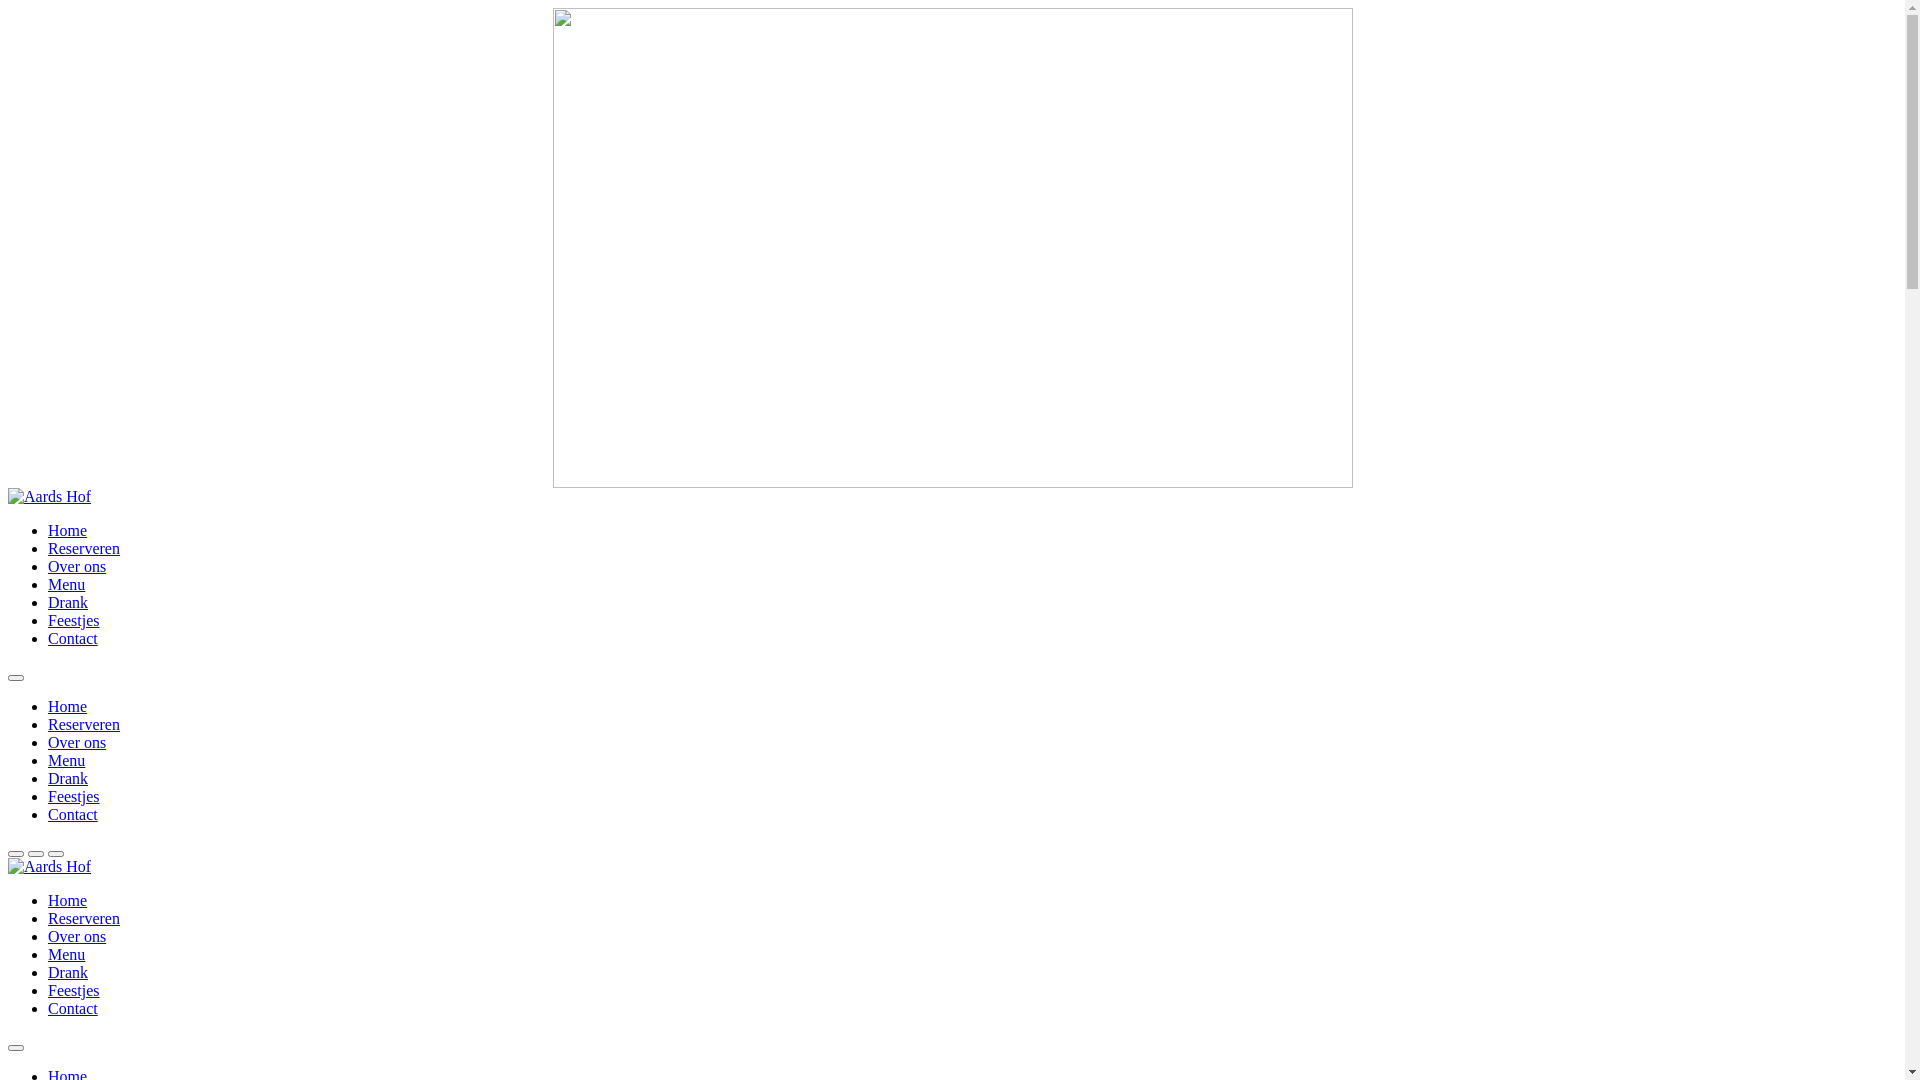  I want to click on 'Over ons', so click(76, 936).